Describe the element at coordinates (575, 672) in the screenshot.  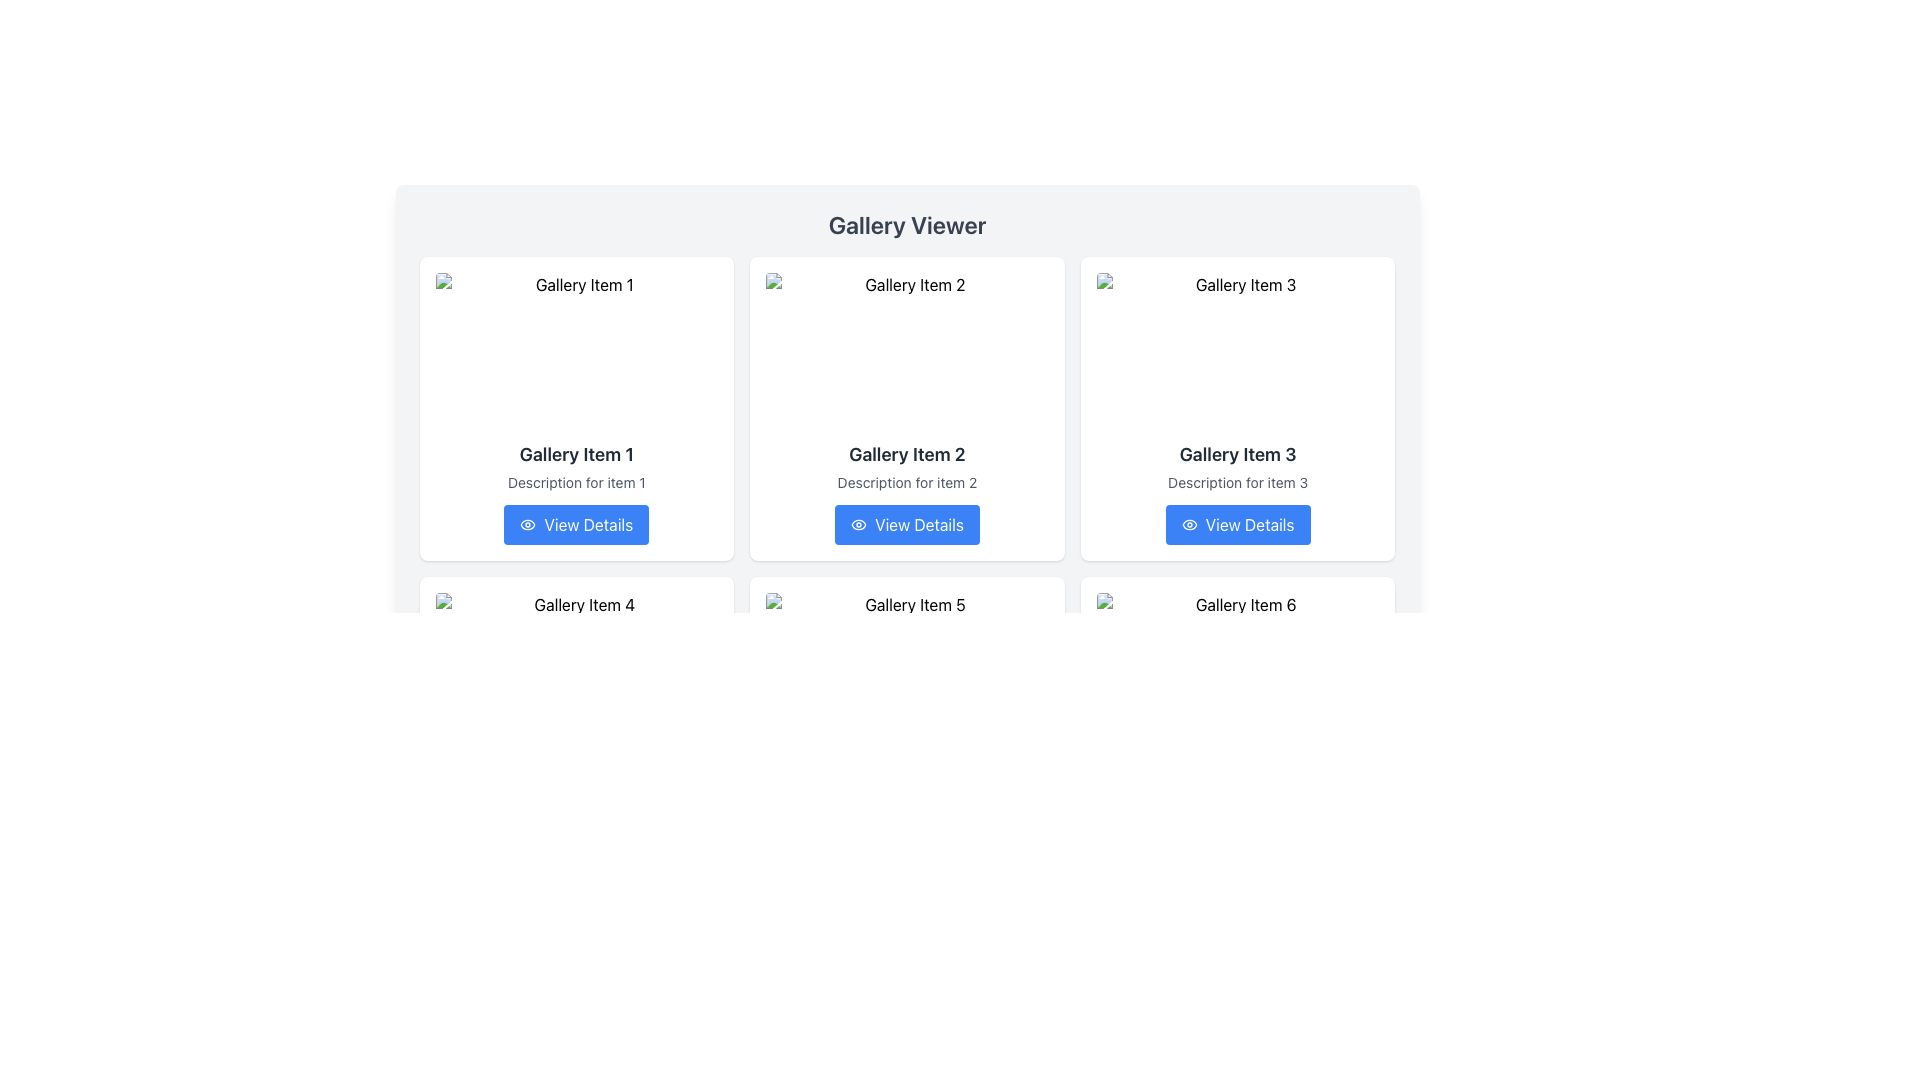
I see `the image thumbnail labeled as 'Gallery Item 4' to interact with the gallery` at that location.